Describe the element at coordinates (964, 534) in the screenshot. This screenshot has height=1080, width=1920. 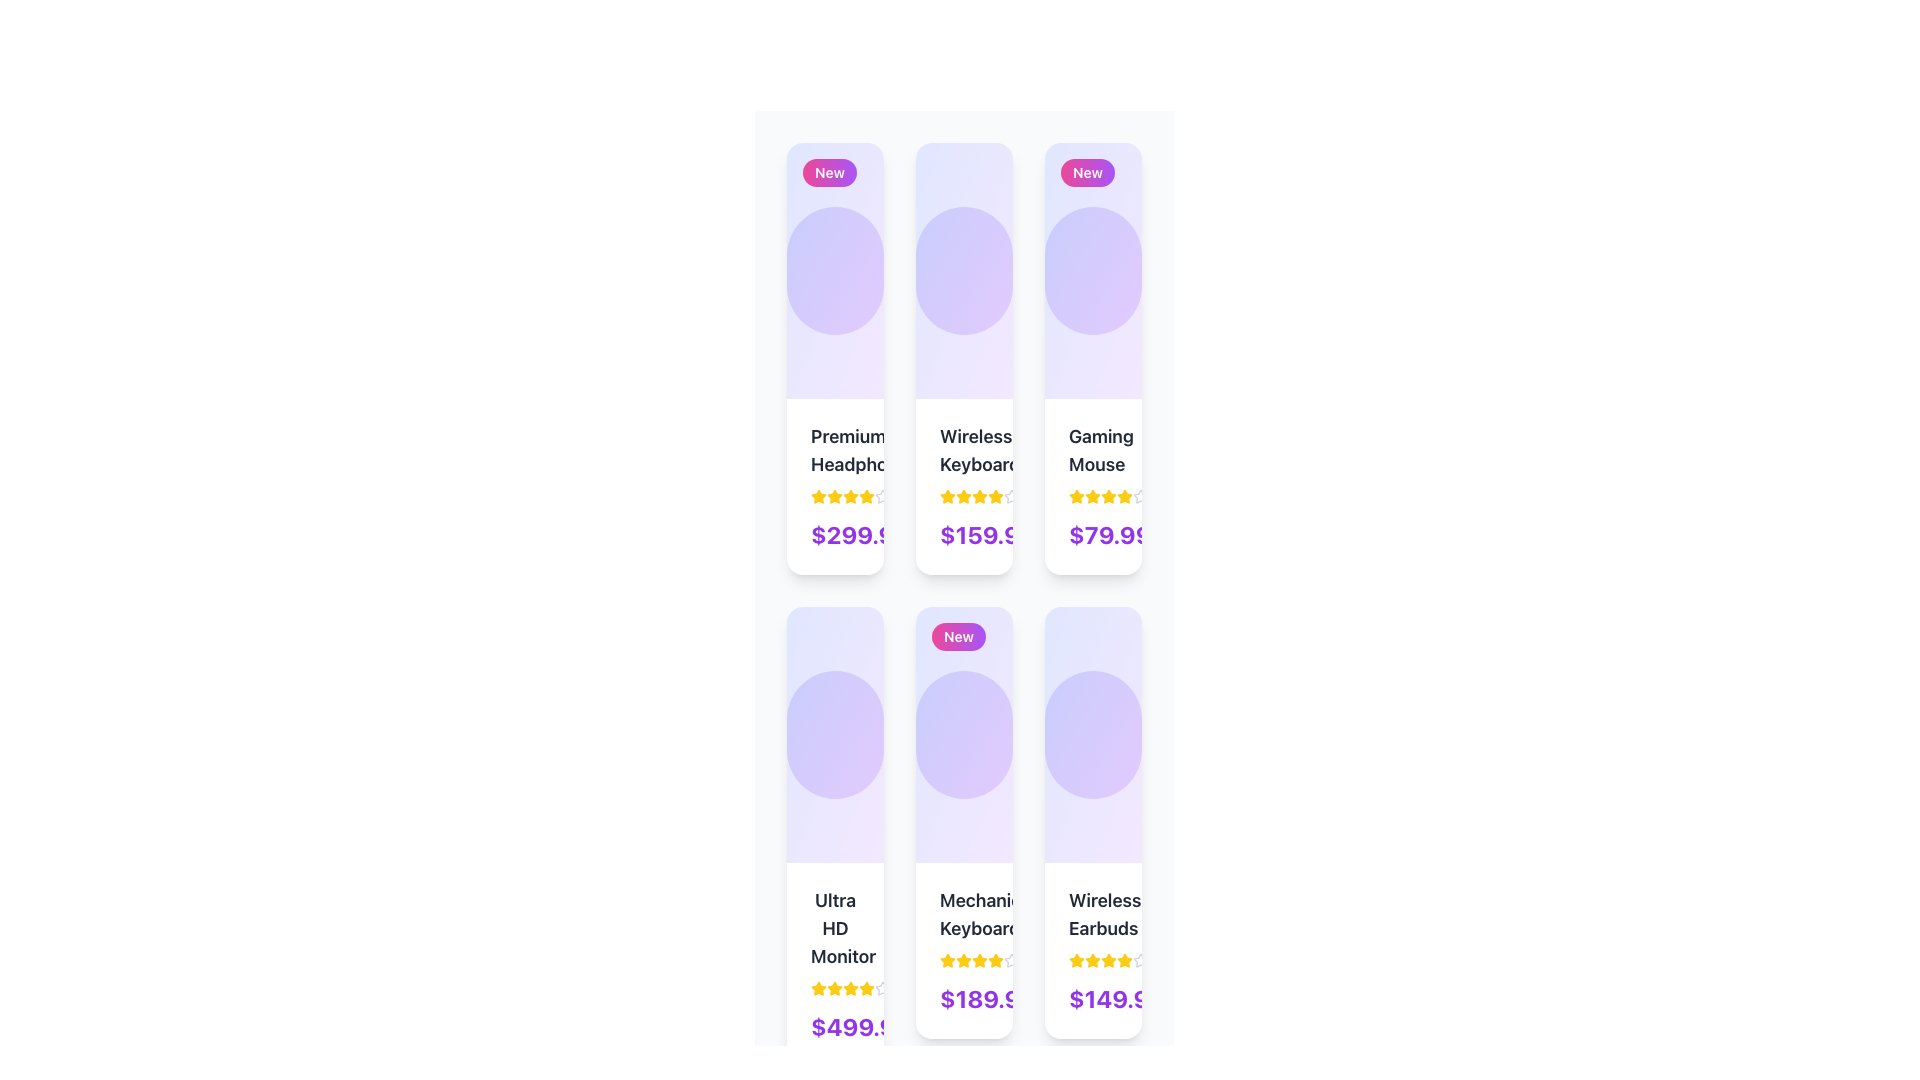
I see `price displayed in the text label for the 'Wireless Keyboard' product, located on the second card from the left in the top row of the grid layout, below the title and star ratings` at that location.